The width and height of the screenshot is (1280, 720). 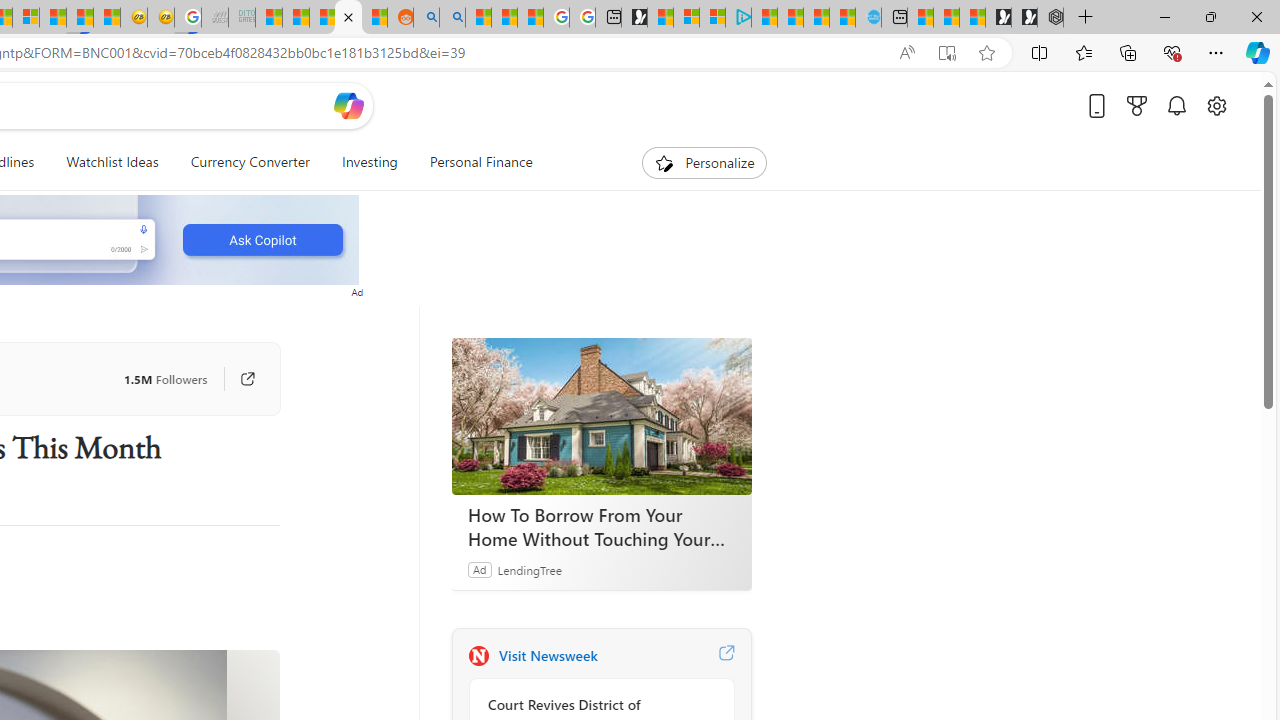 What do you see at coordinates (471, 162) in the screenshot?
I see `'Personal Finance'` at bounding box center [471, 162].